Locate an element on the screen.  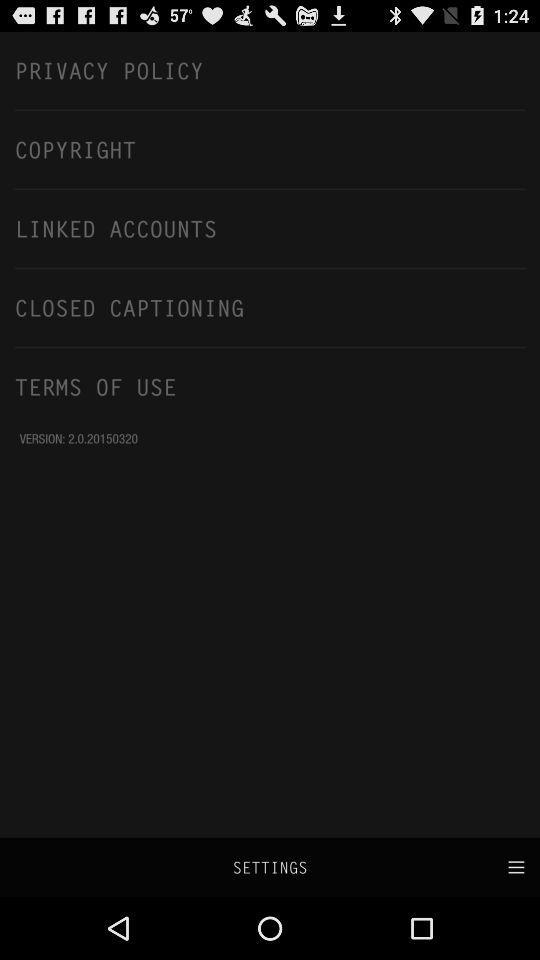
the linked accounts item is located at coordinates (270, 228).